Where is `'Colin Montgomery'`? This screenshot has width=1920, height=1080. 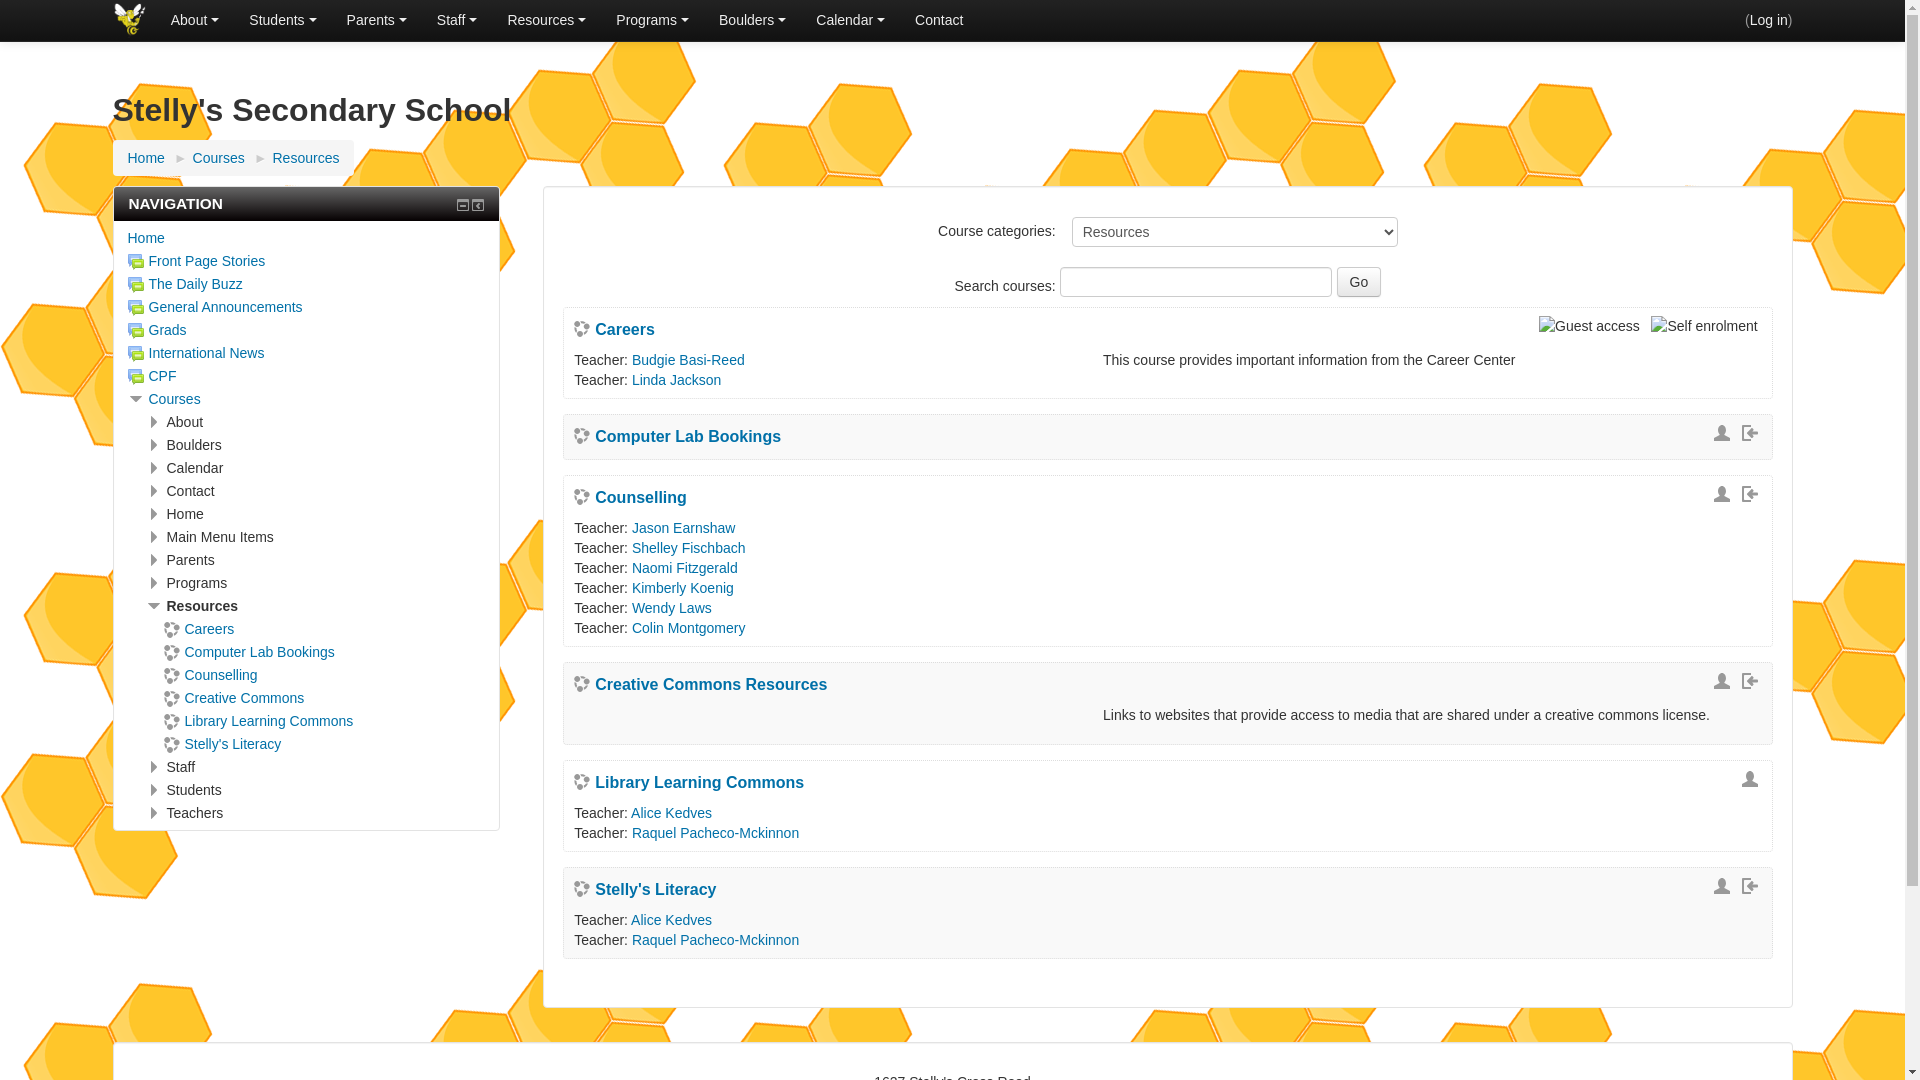 'Colin Montgomery' is located at coordinates (631, 627).